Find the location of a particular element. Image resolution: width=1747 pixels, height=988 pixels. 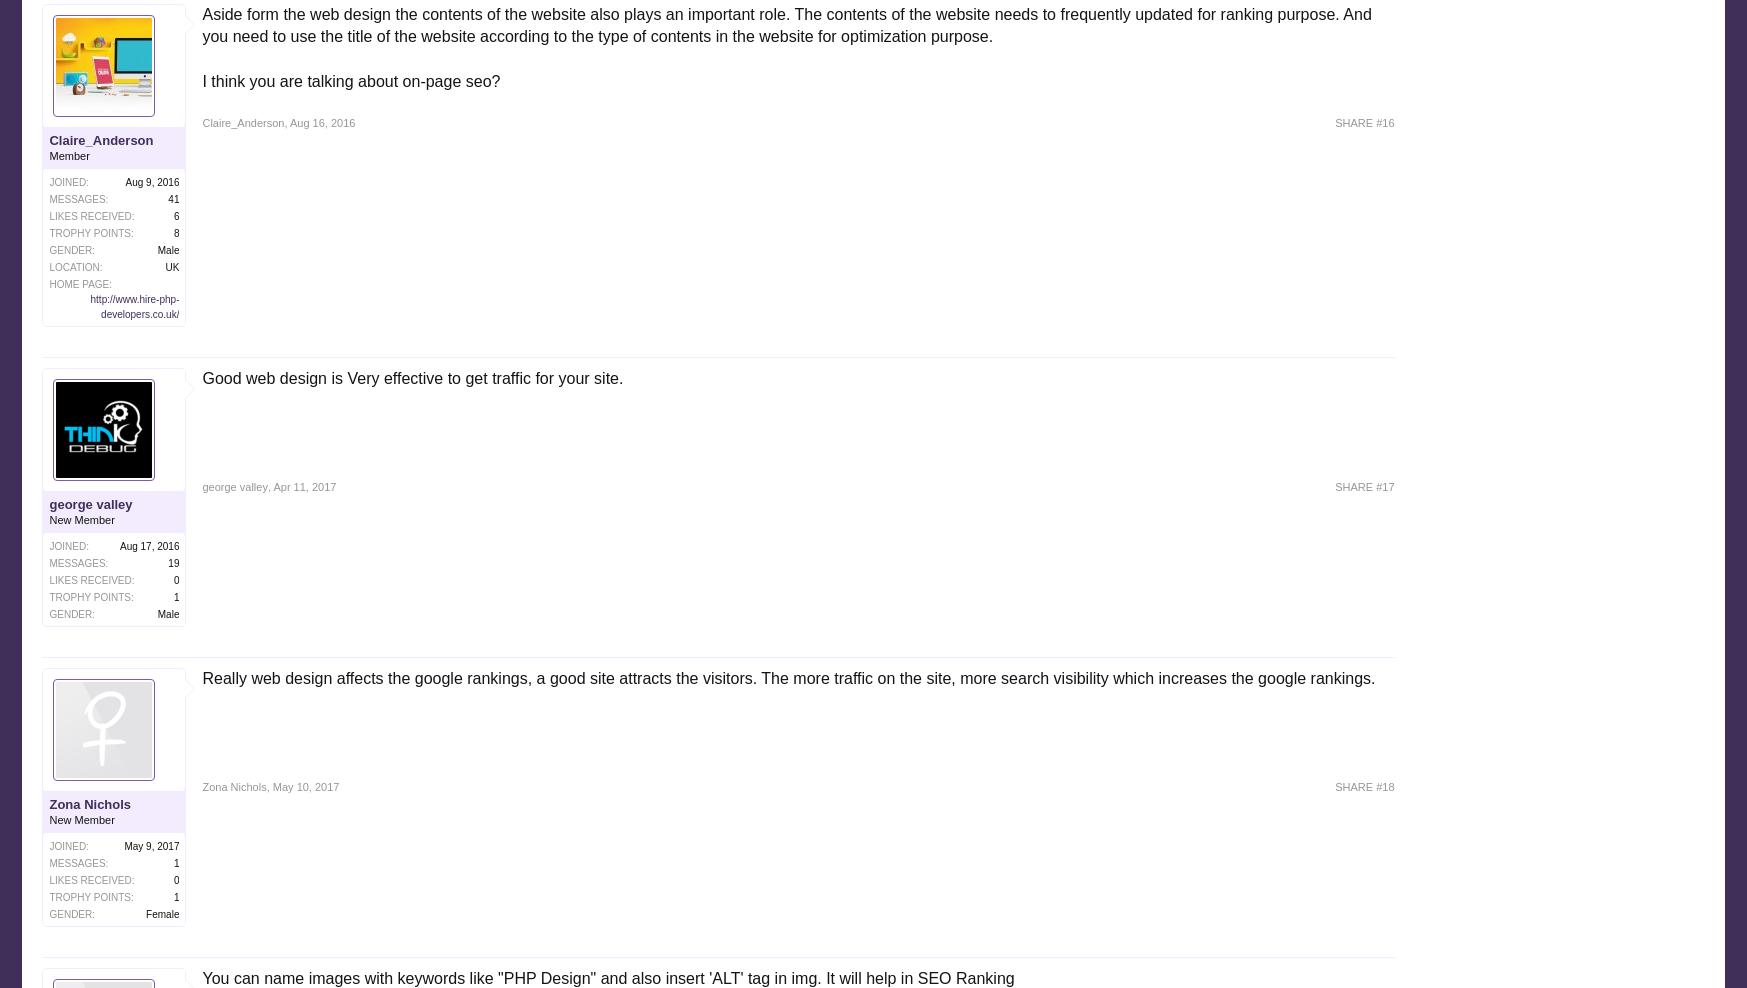

'SHARE #18' is located at coordinates (1364, 786).